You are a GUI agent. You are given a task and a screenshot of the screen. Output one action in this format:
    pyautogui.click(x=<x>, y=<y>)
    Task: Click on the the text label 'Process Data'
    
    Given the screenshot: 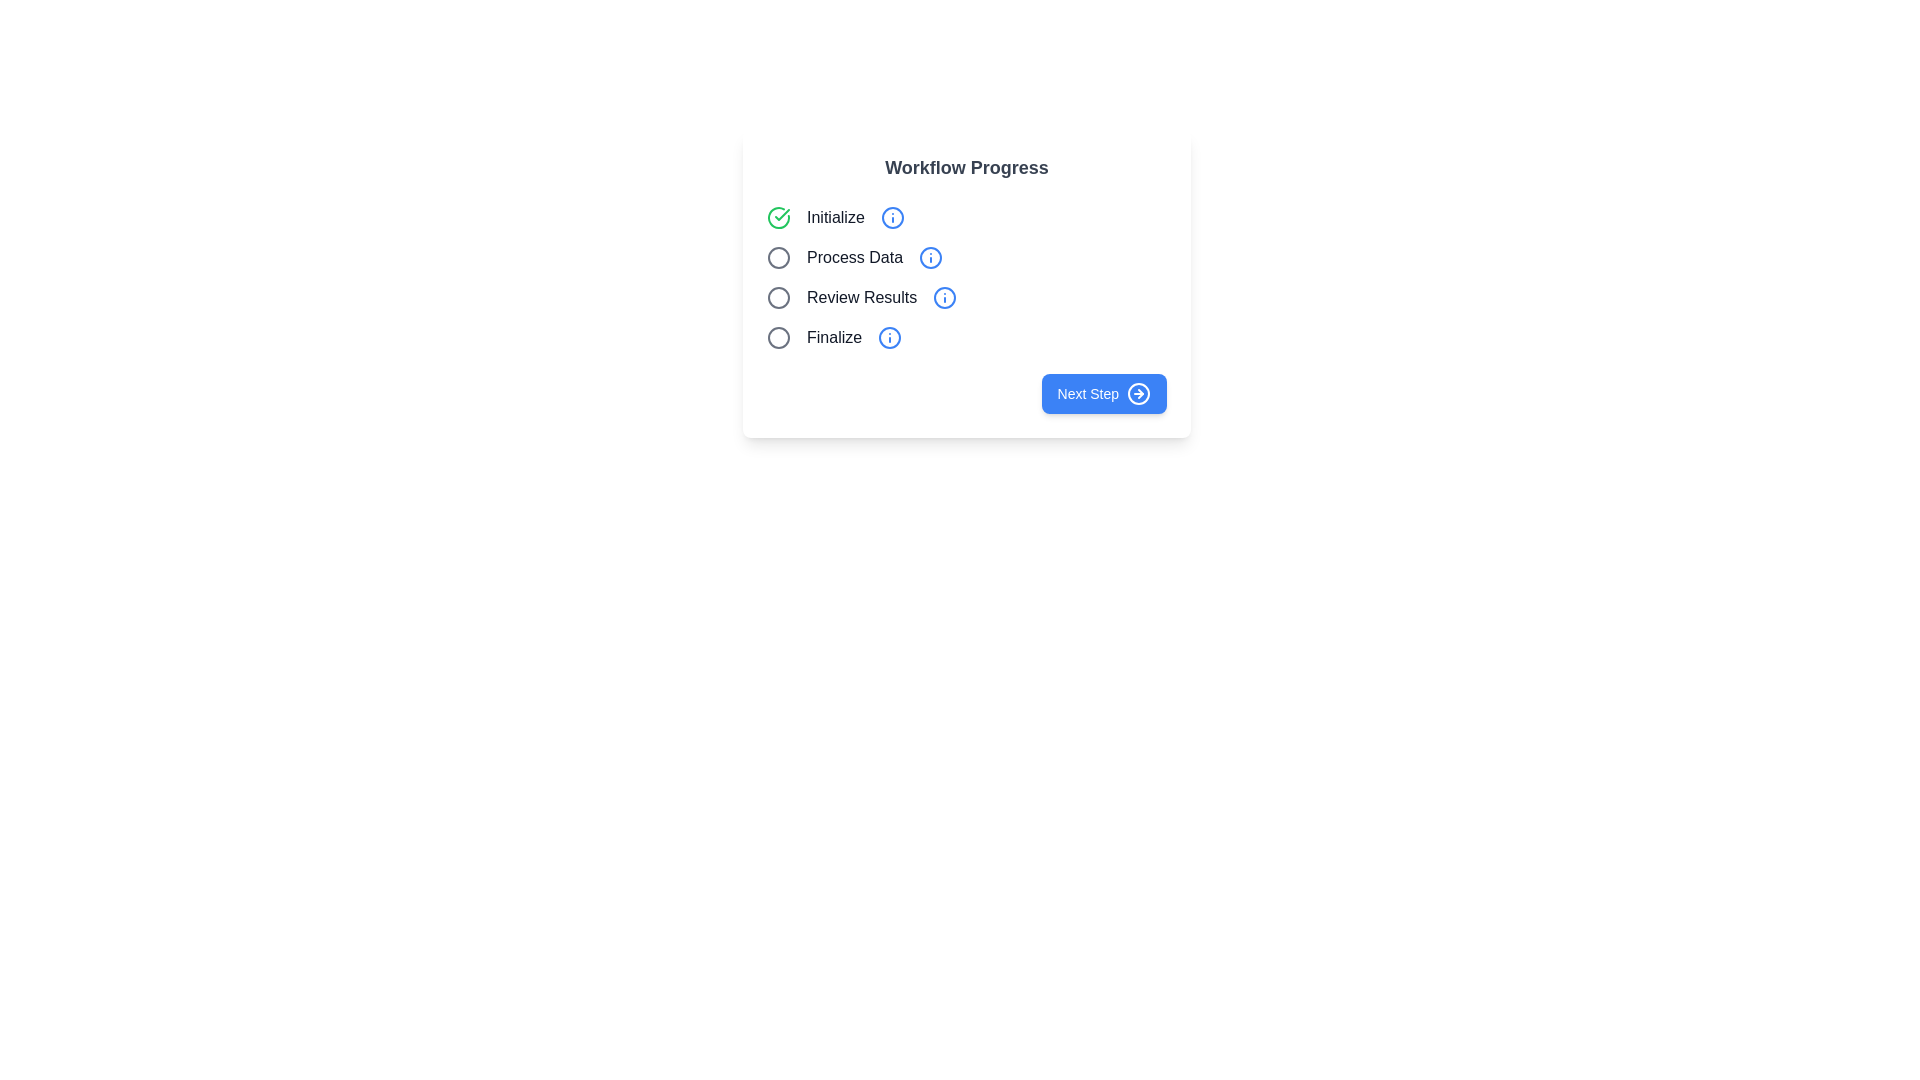 What is the action you would take?
    pyautogui.click(x=854, y=257)
    